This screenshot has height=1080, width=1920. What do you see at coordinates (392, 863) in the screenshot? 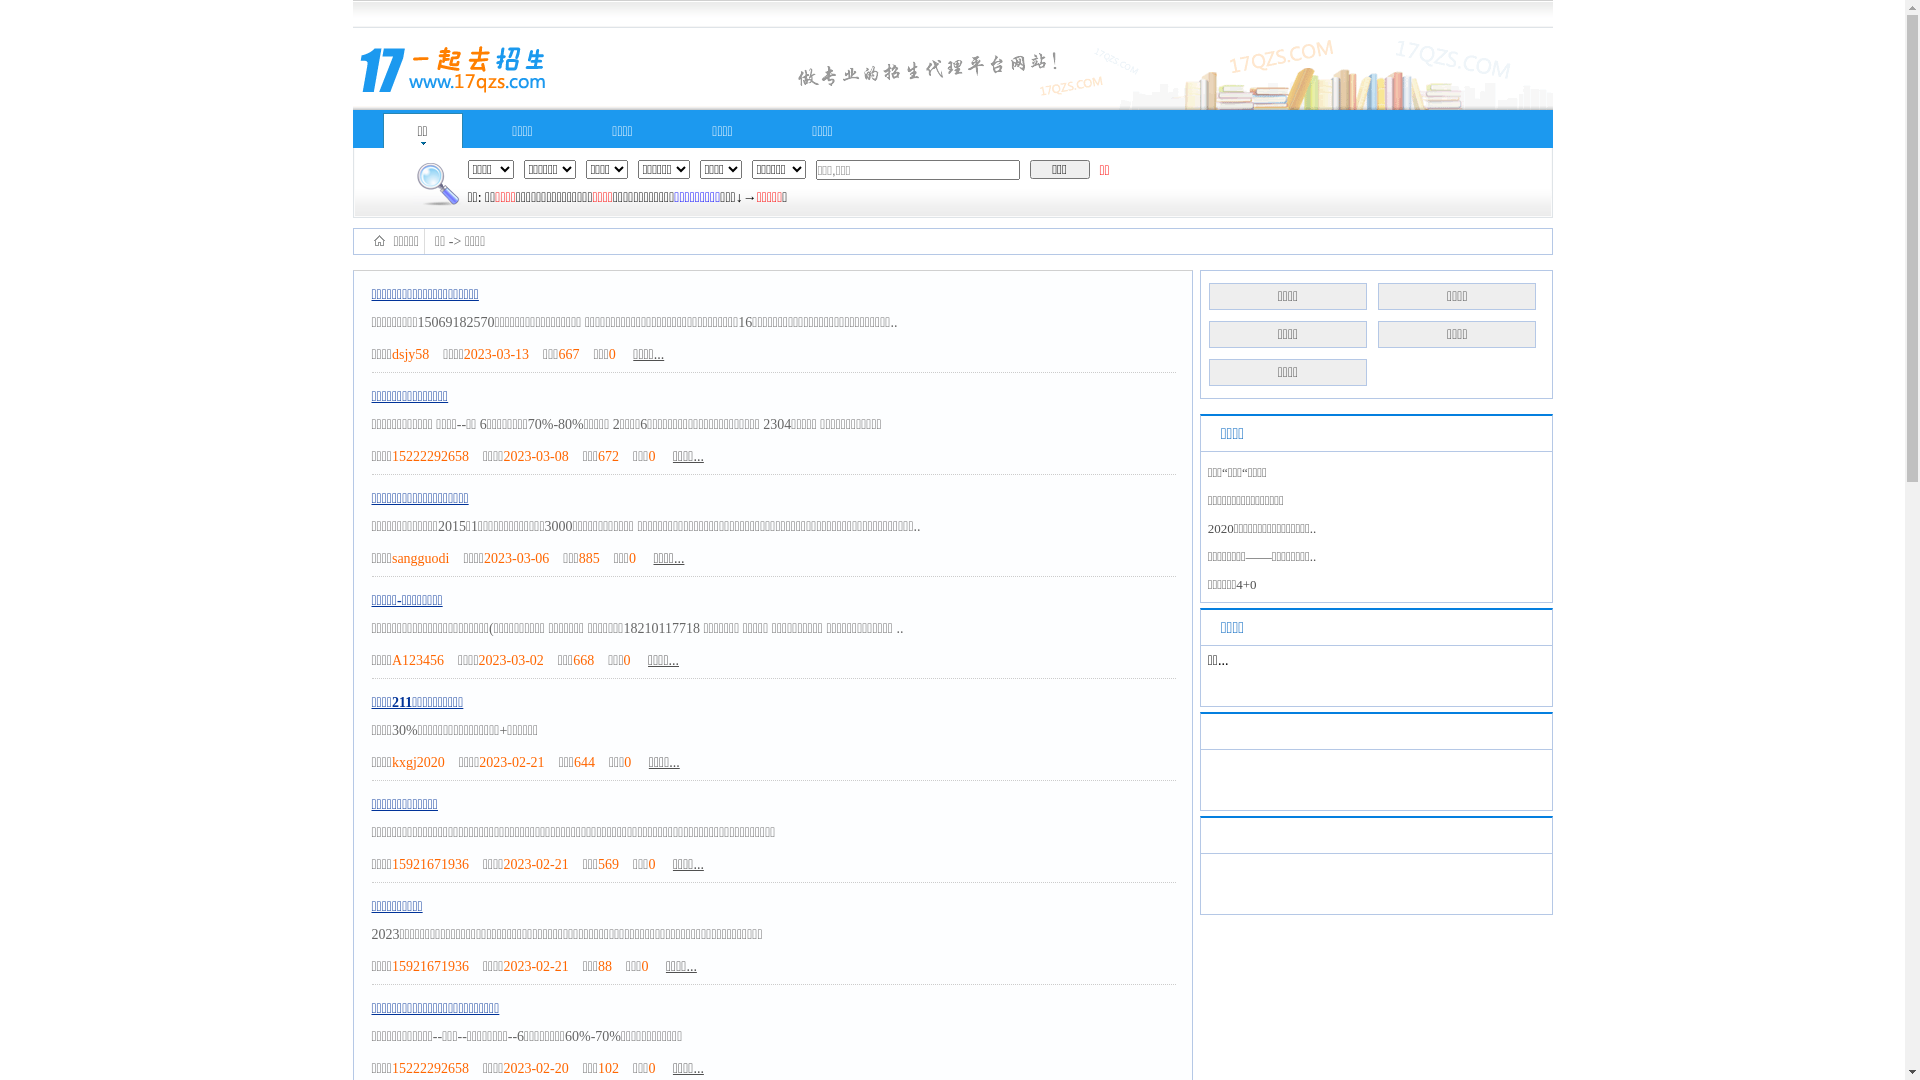
I see `'15921671936'` at bounding box center [392, 863].